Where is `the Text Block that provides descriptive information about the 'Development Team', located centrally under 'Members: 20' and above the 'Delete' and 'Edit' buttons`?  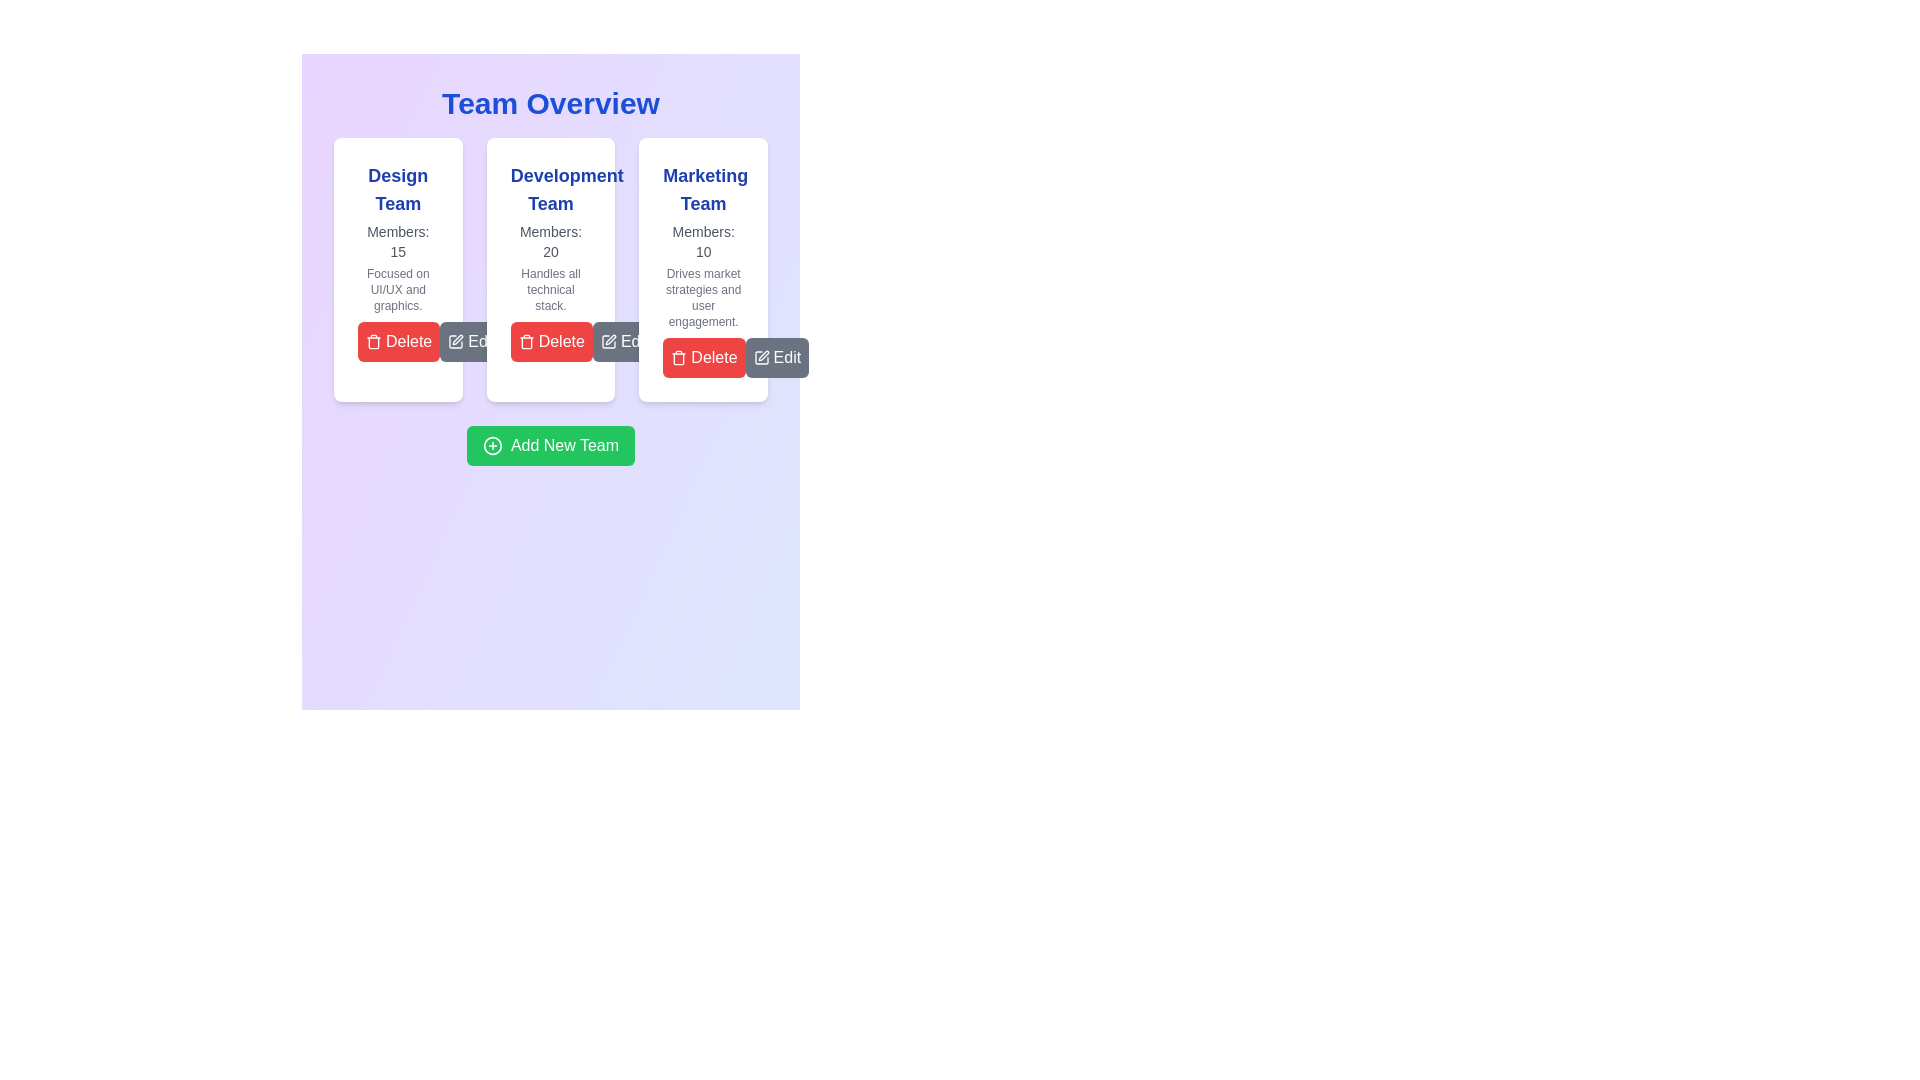
the Text Block that provides descriptive information about the 'Development Team', located centrally under 'Members: 20' and above the 'Delete' and 'Edit' buttons is located at coordinates (551, 289).